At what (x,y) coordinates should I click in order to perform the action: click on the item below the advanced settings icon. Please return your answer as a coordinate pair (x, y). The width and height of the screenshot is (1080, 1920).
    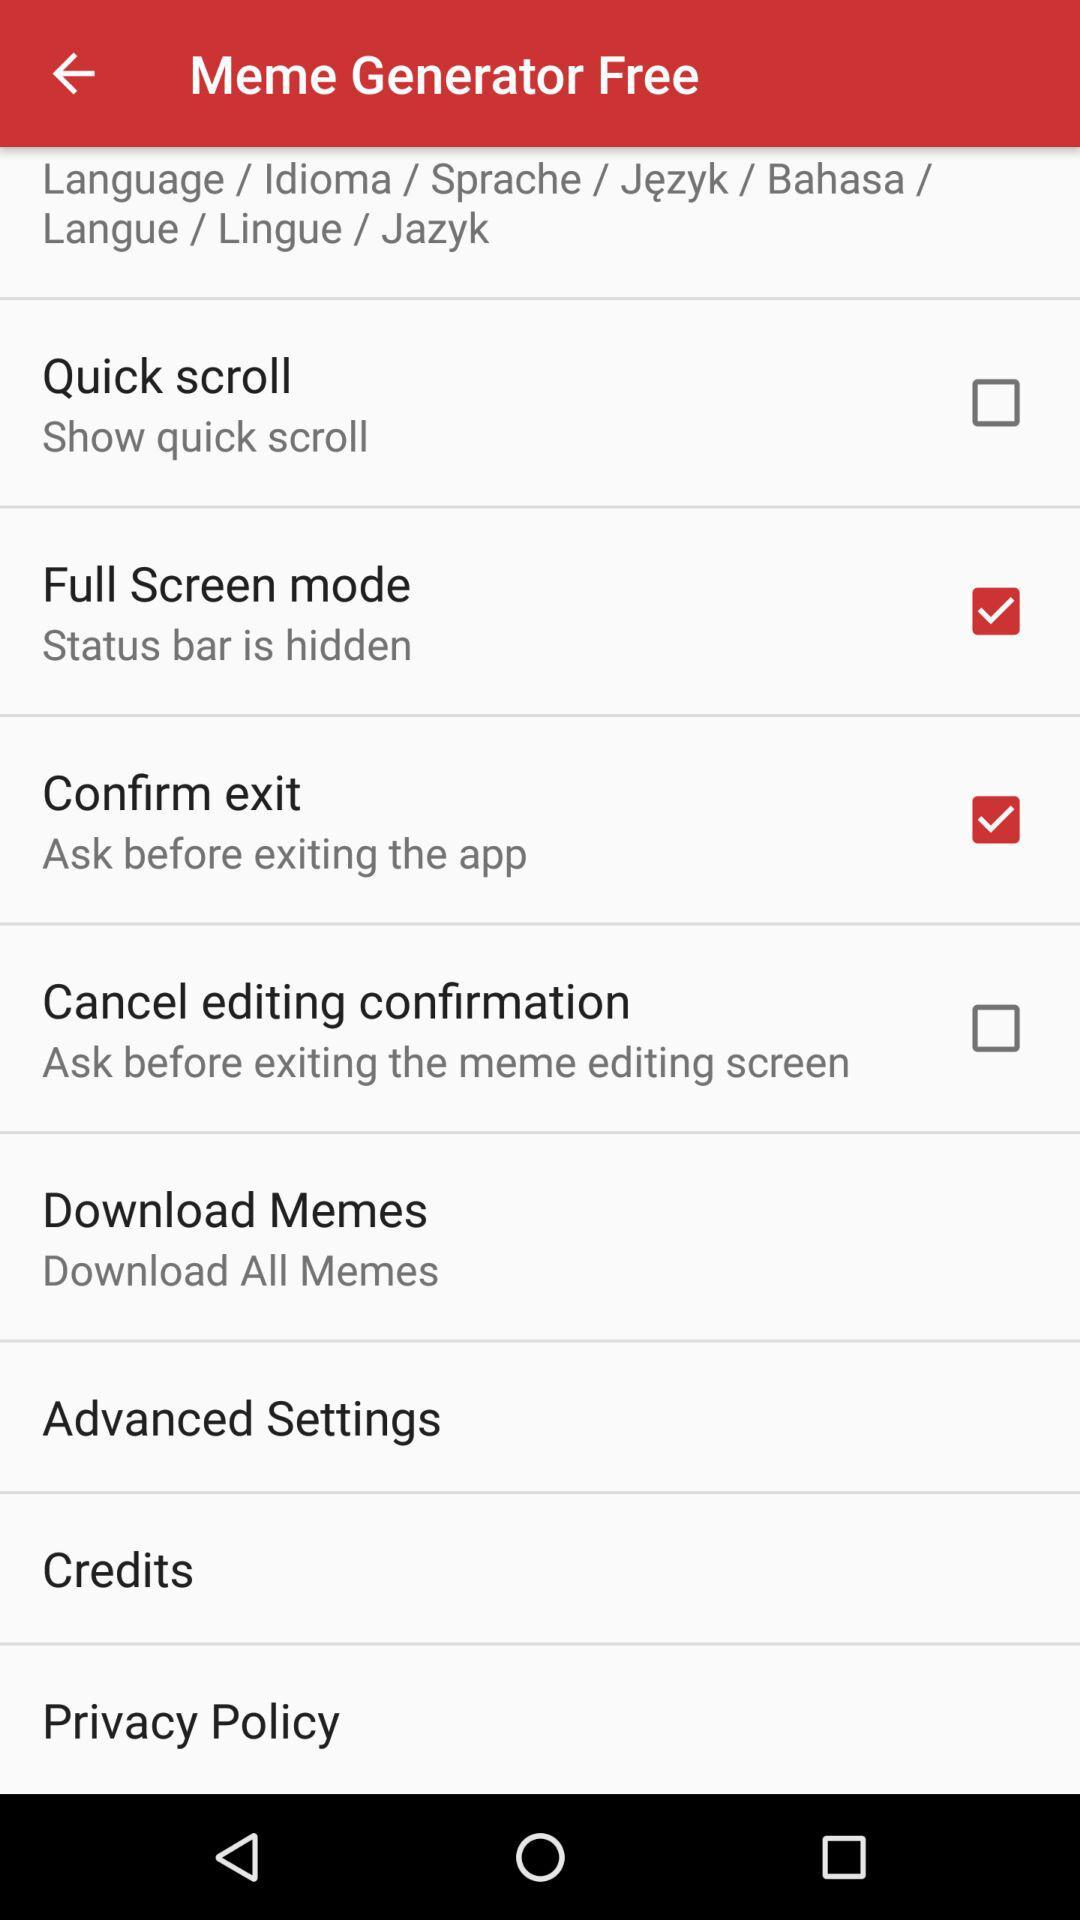
    Looking at the image, I should click on (118, 1567).